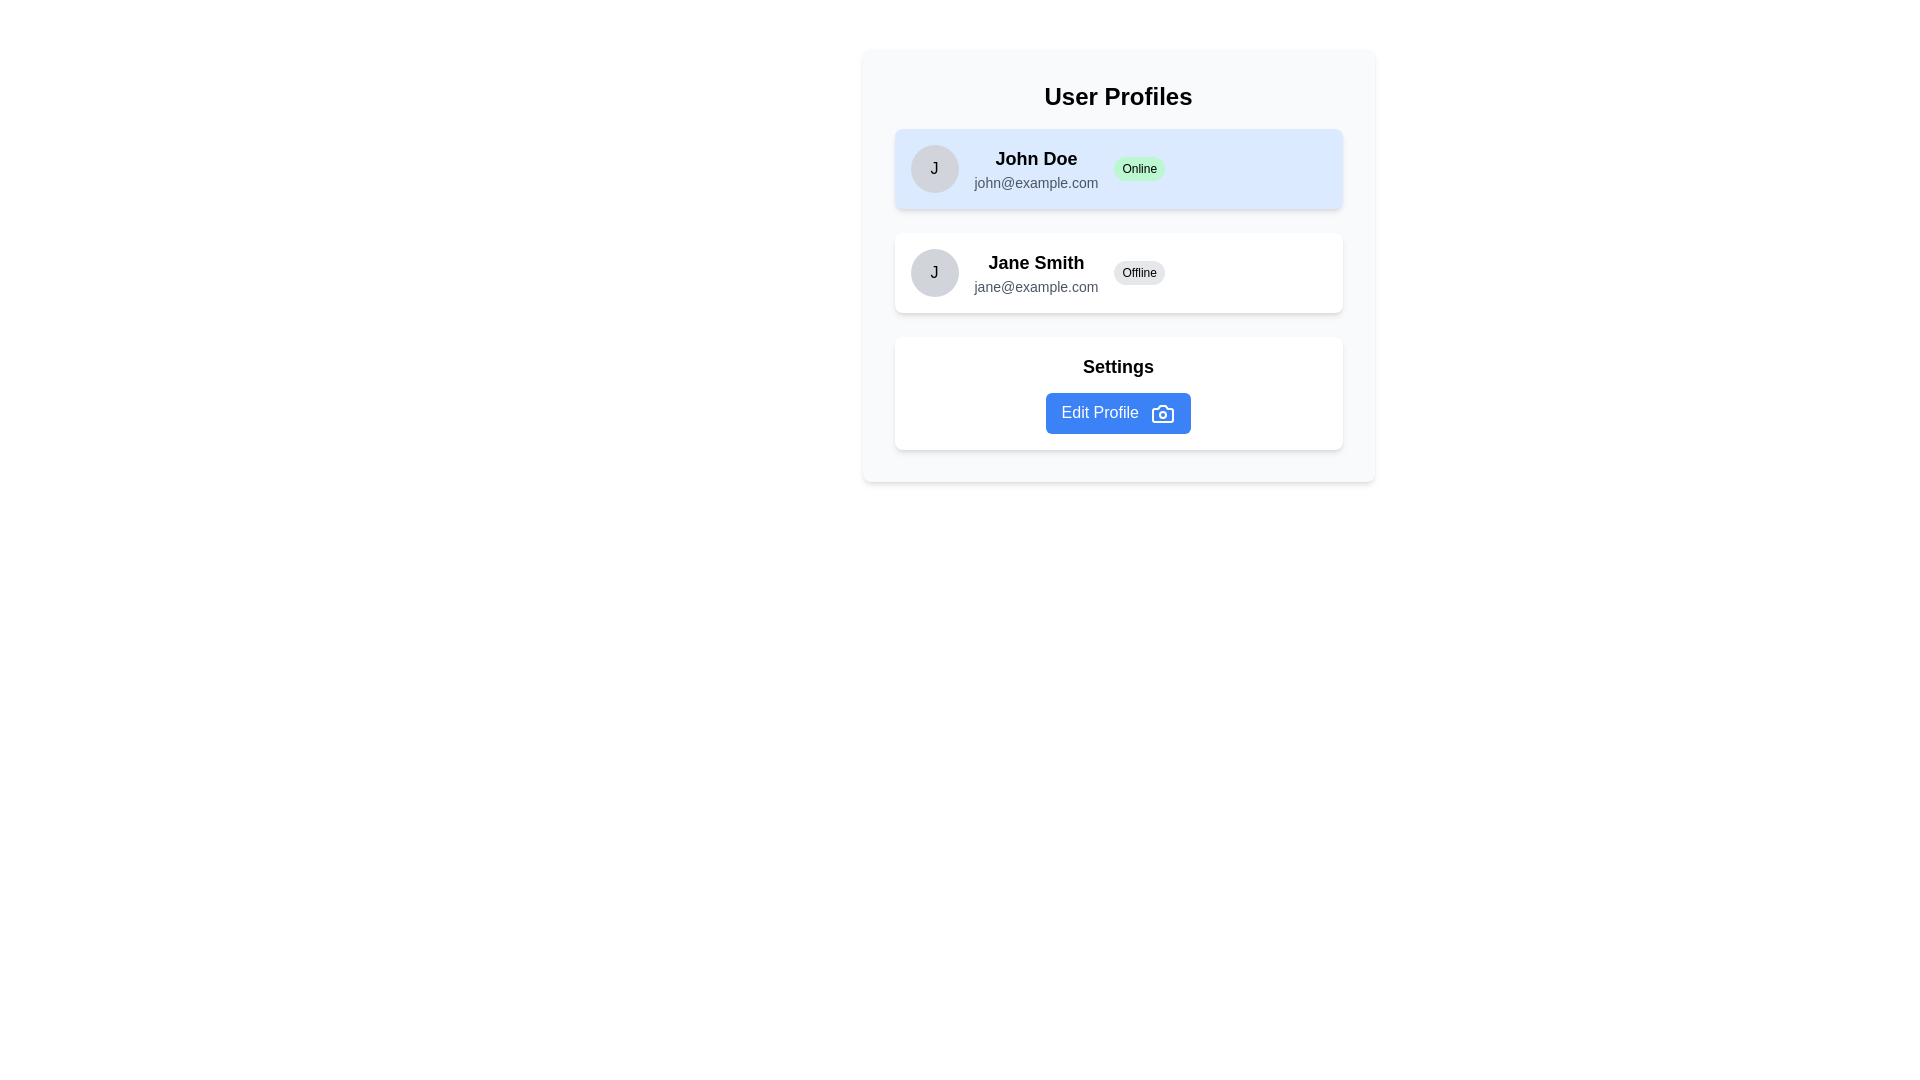 This screenshot has width=1920, height=1080. What do you see at coordinates (1036, 168) in the screenshot?
I see `the text label containing the user's name and email, which is positioned beneath the circular avatar with the letter 'J' and to the left of the 'Online' badge, serving as the primary identifier for the first user in the list` at bounding box center [1036, 168].